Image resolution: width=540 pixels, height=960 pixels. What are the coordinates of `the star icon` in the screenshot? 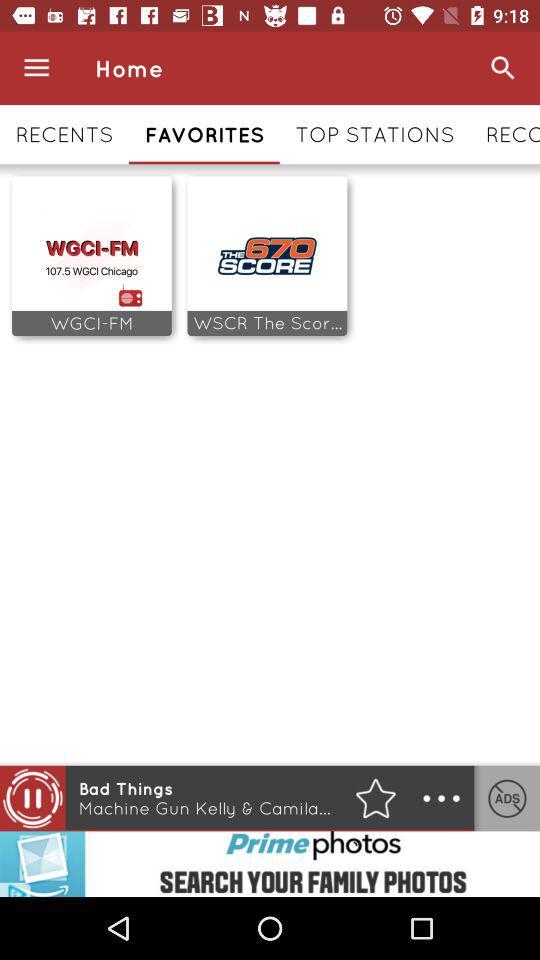 It's located at (375, 798).